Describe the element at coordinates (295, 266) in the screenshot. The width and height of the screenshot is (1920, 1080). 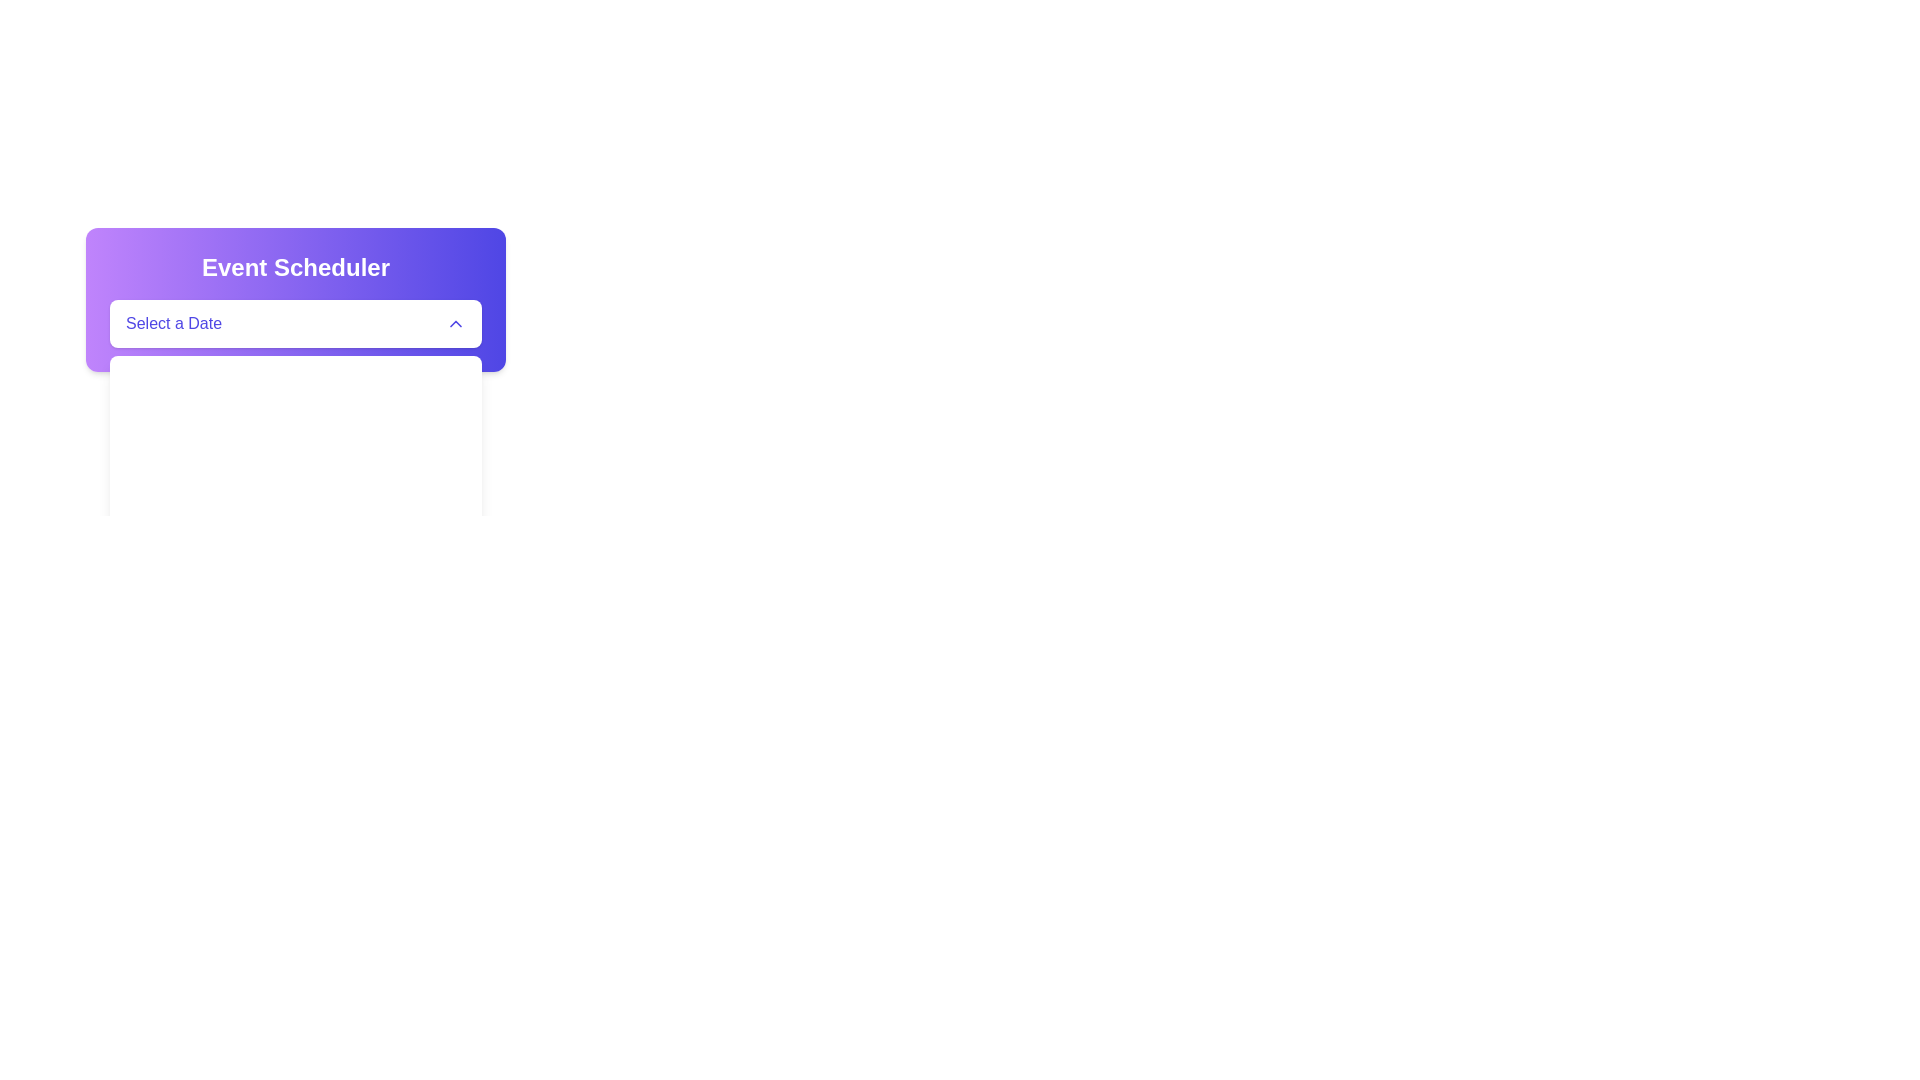
I see `the bold title text 'Event Scheduler' to potentially reveal a tooltip or effect` at that location.